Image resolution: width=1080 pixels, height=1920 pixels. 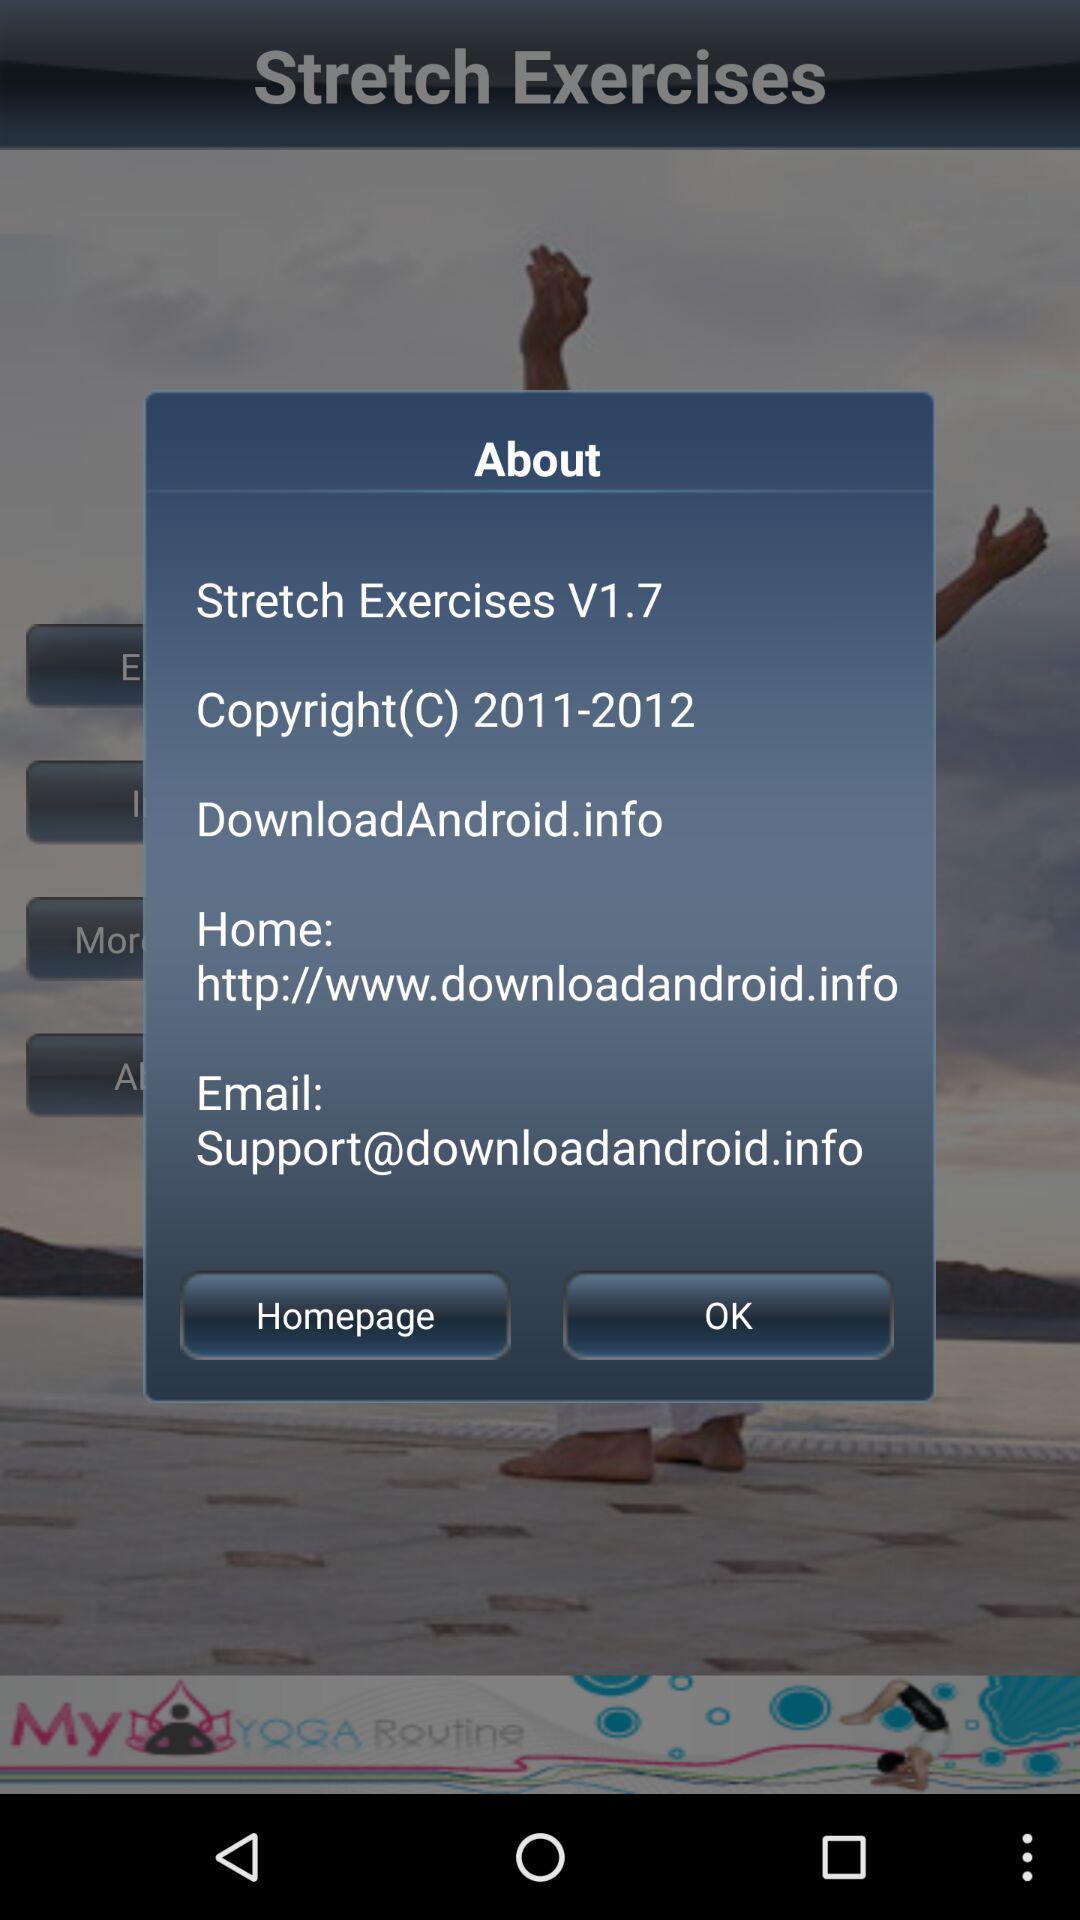 What do you see at coordinates (344, 1315) in the screenshot?
I see `the icon to the left of ok button` at bounding box center [344, 1315].